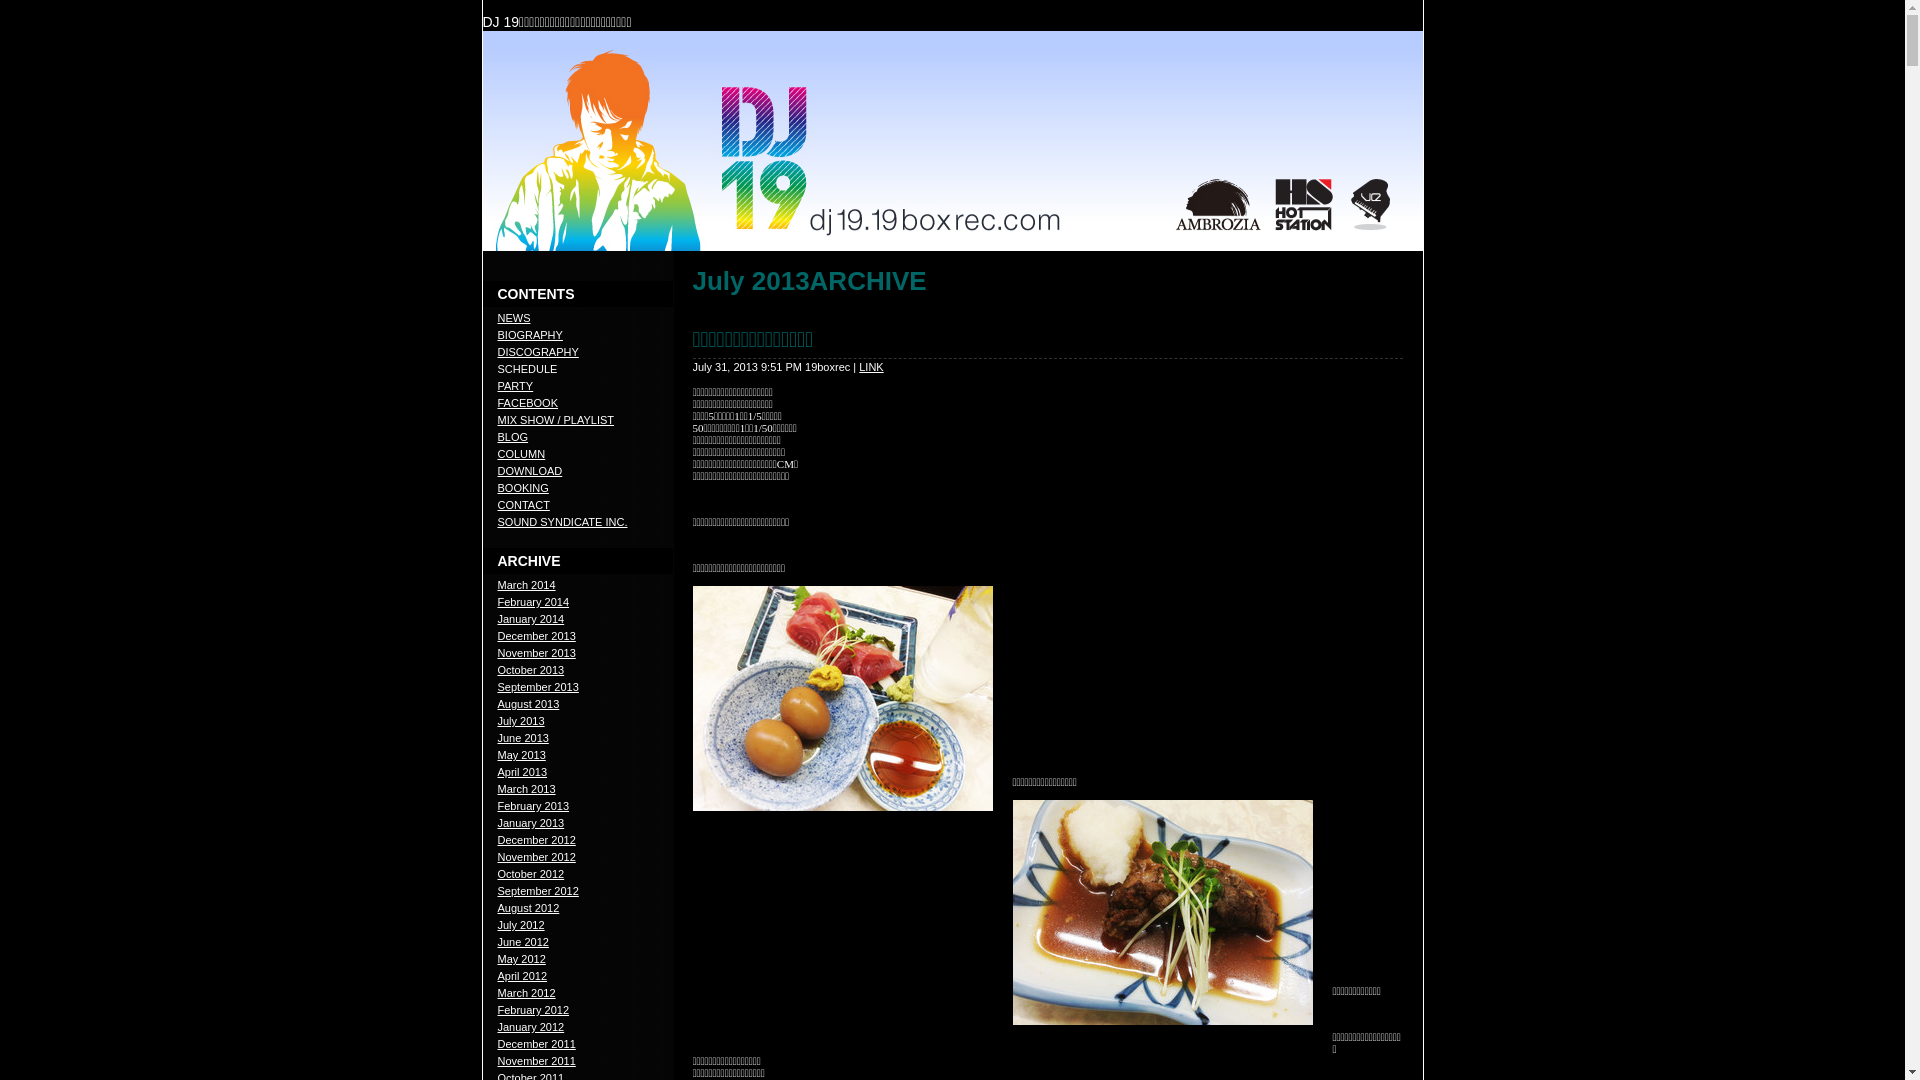 This screenshot has height=1080, width=1920. Describe the element at coordinates (498, 840) in the screenshot. I see `'December 2012'` at that location.